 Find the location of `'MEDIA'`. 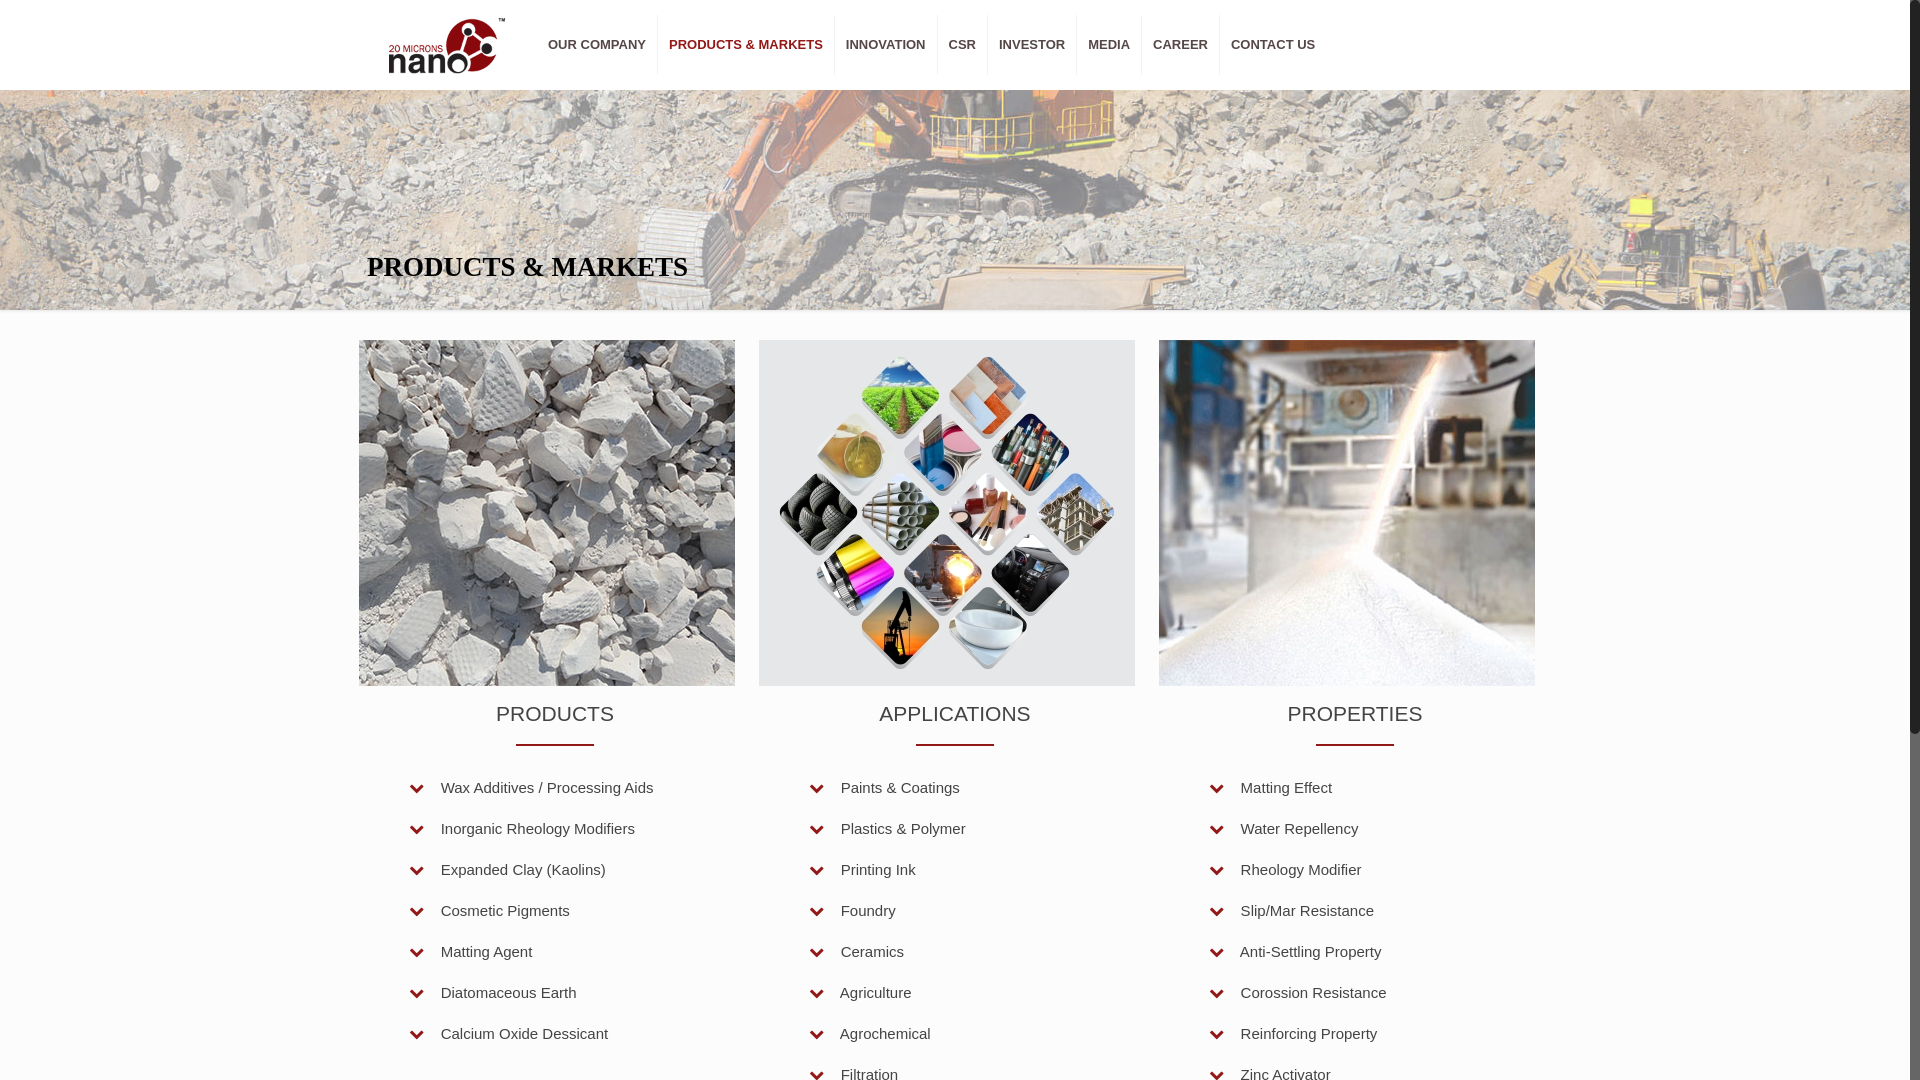

'MEDIA' is located at coordinates (1108, 45).